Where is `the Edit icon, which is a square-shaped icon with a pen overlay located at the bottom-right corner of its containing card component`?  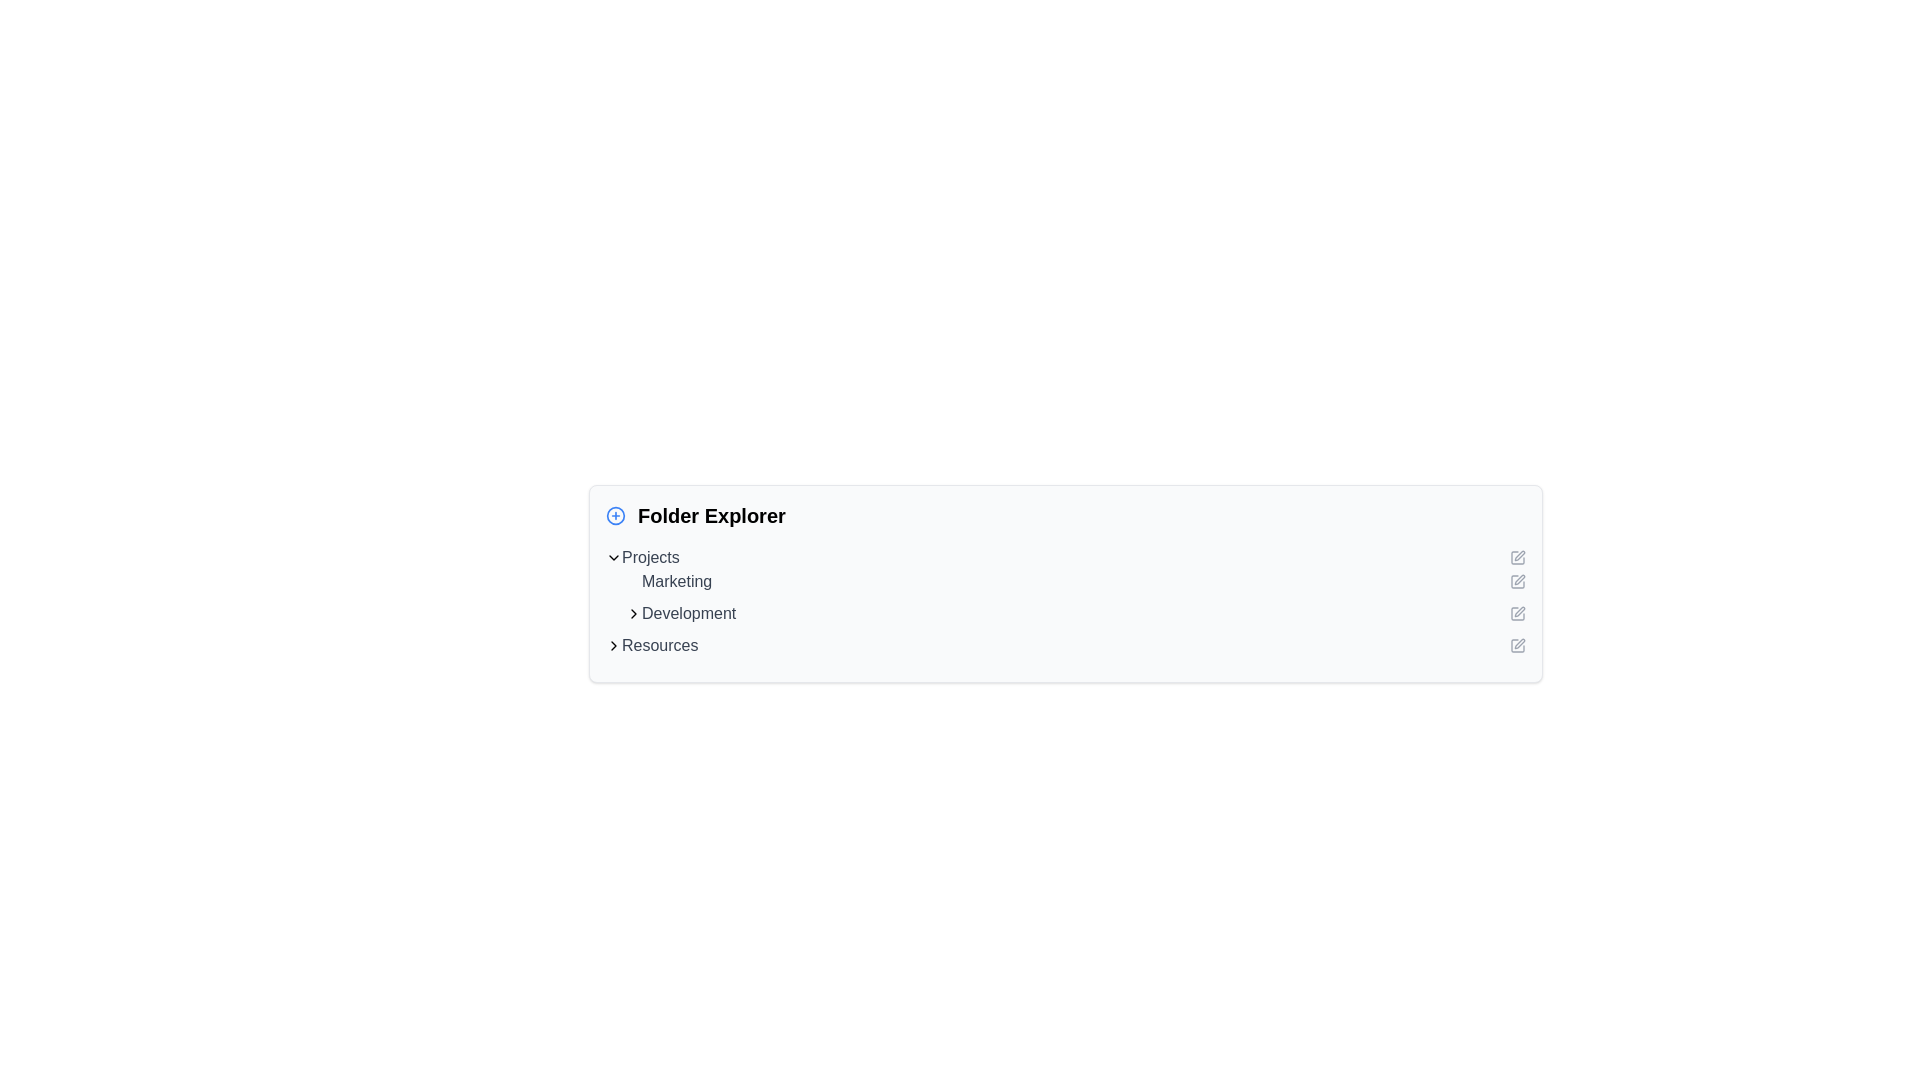
the Edit icon, which is a square-shaped icon with a pen overlay located at the bottom-right corner of its containing card component is located at coordinates (1517, 612).